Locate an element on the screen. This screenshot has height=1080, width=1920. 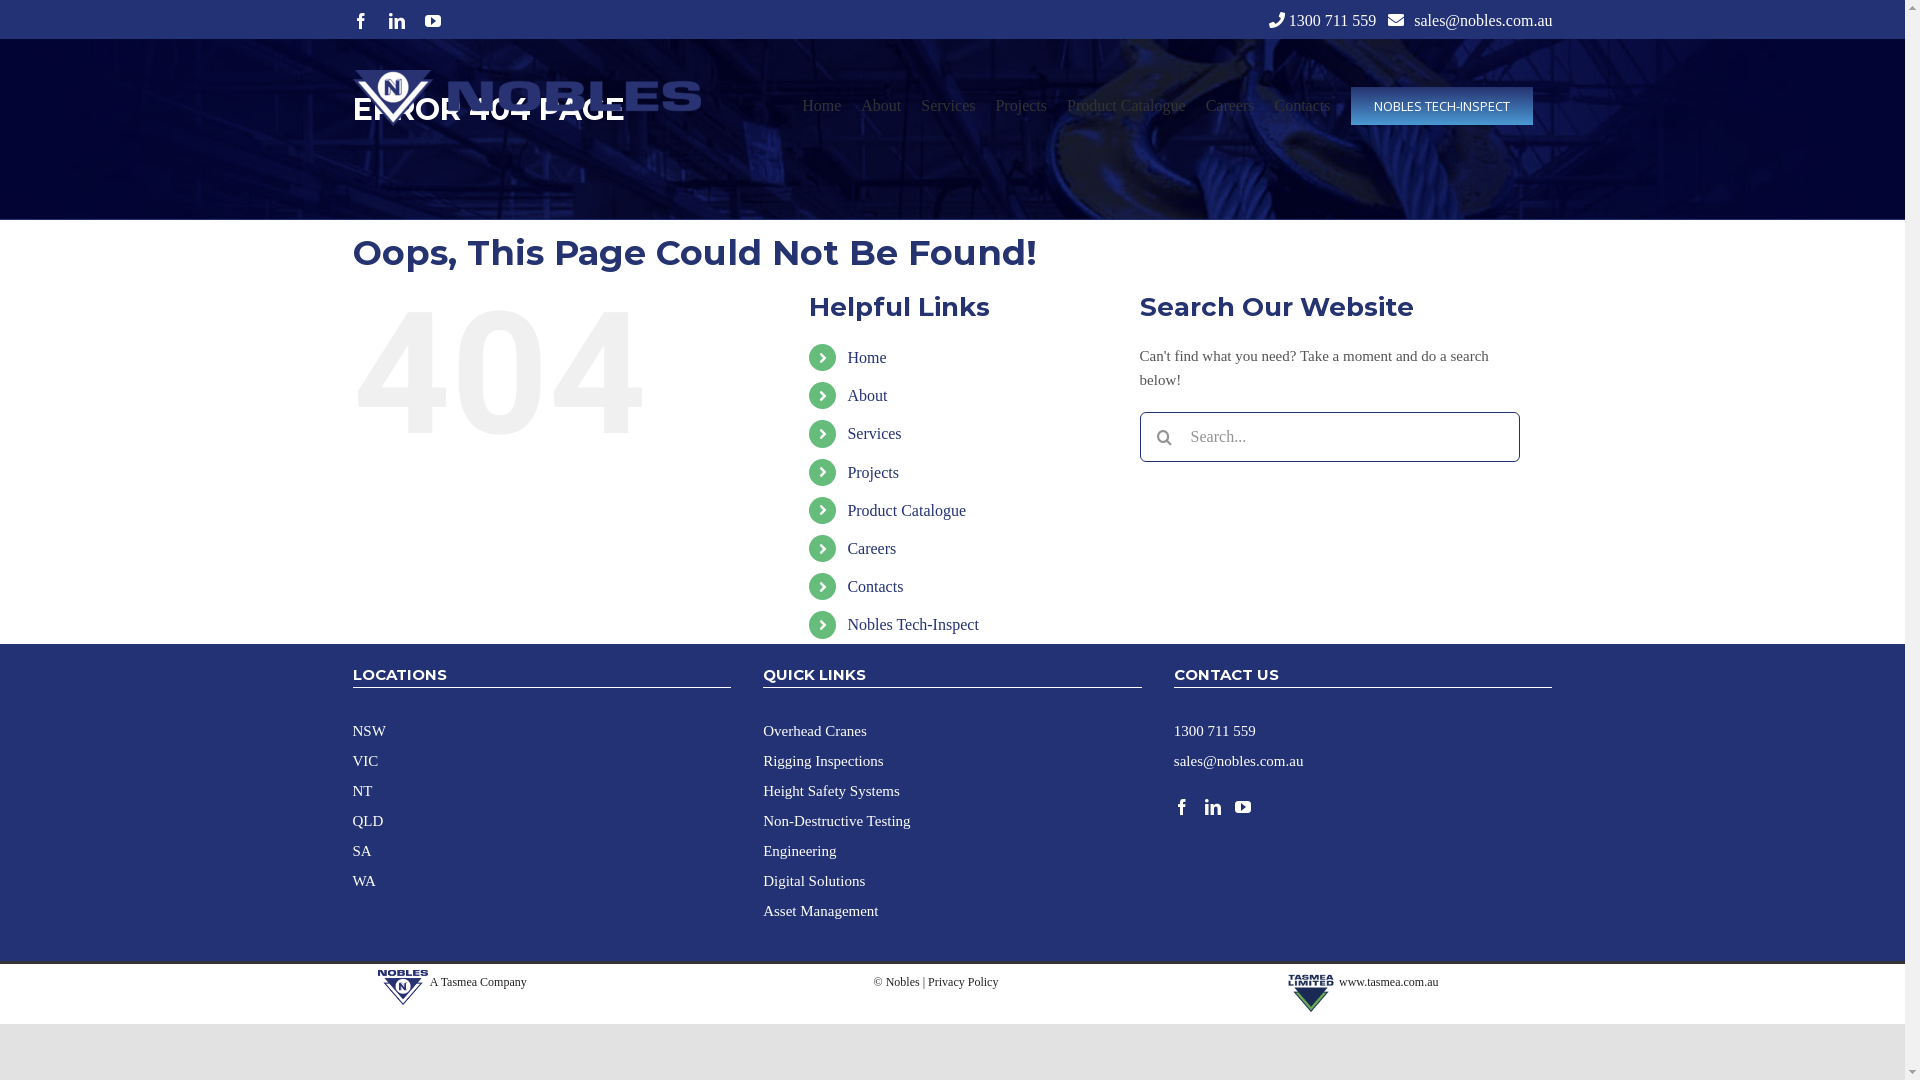
'NT' is located at coordinates (361, 789).